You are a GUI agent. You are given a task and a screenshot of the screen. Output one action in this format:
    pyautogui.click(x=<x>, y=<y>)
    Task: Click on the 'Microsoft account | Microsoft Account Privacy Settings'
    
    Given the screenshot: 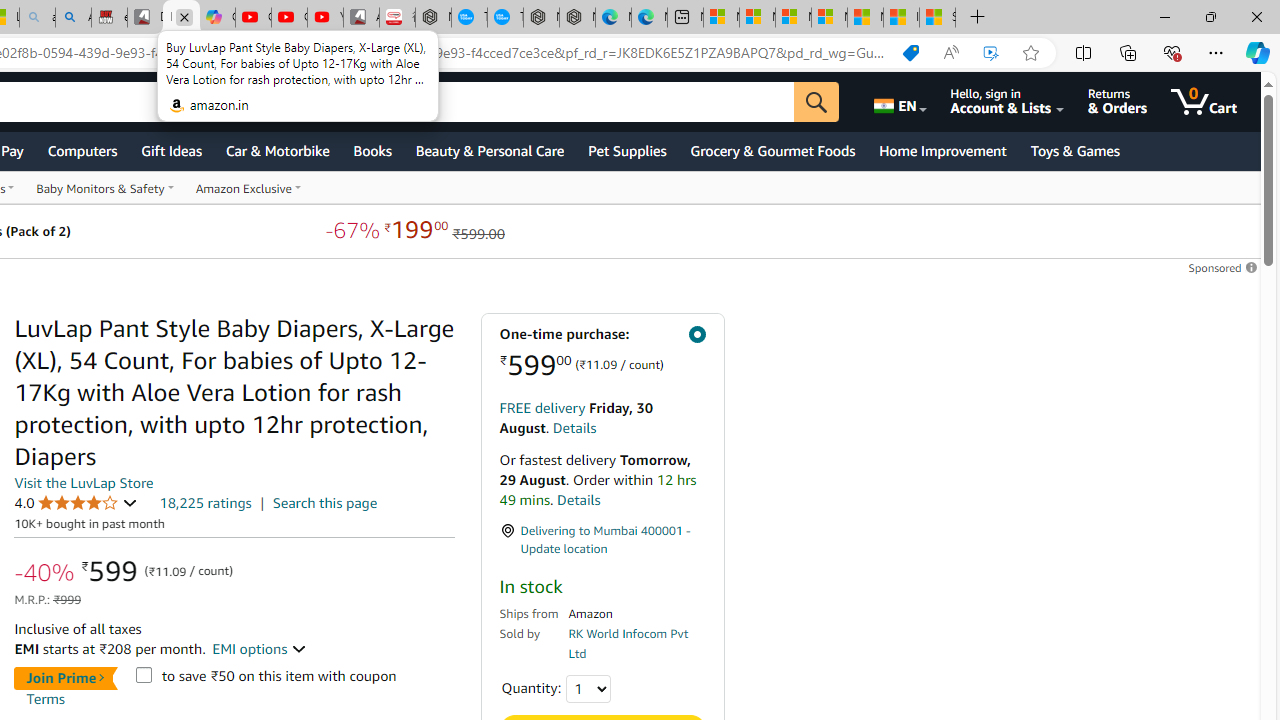 What is the action you would take?
    pyautogui.click(x=756, y=17)
    